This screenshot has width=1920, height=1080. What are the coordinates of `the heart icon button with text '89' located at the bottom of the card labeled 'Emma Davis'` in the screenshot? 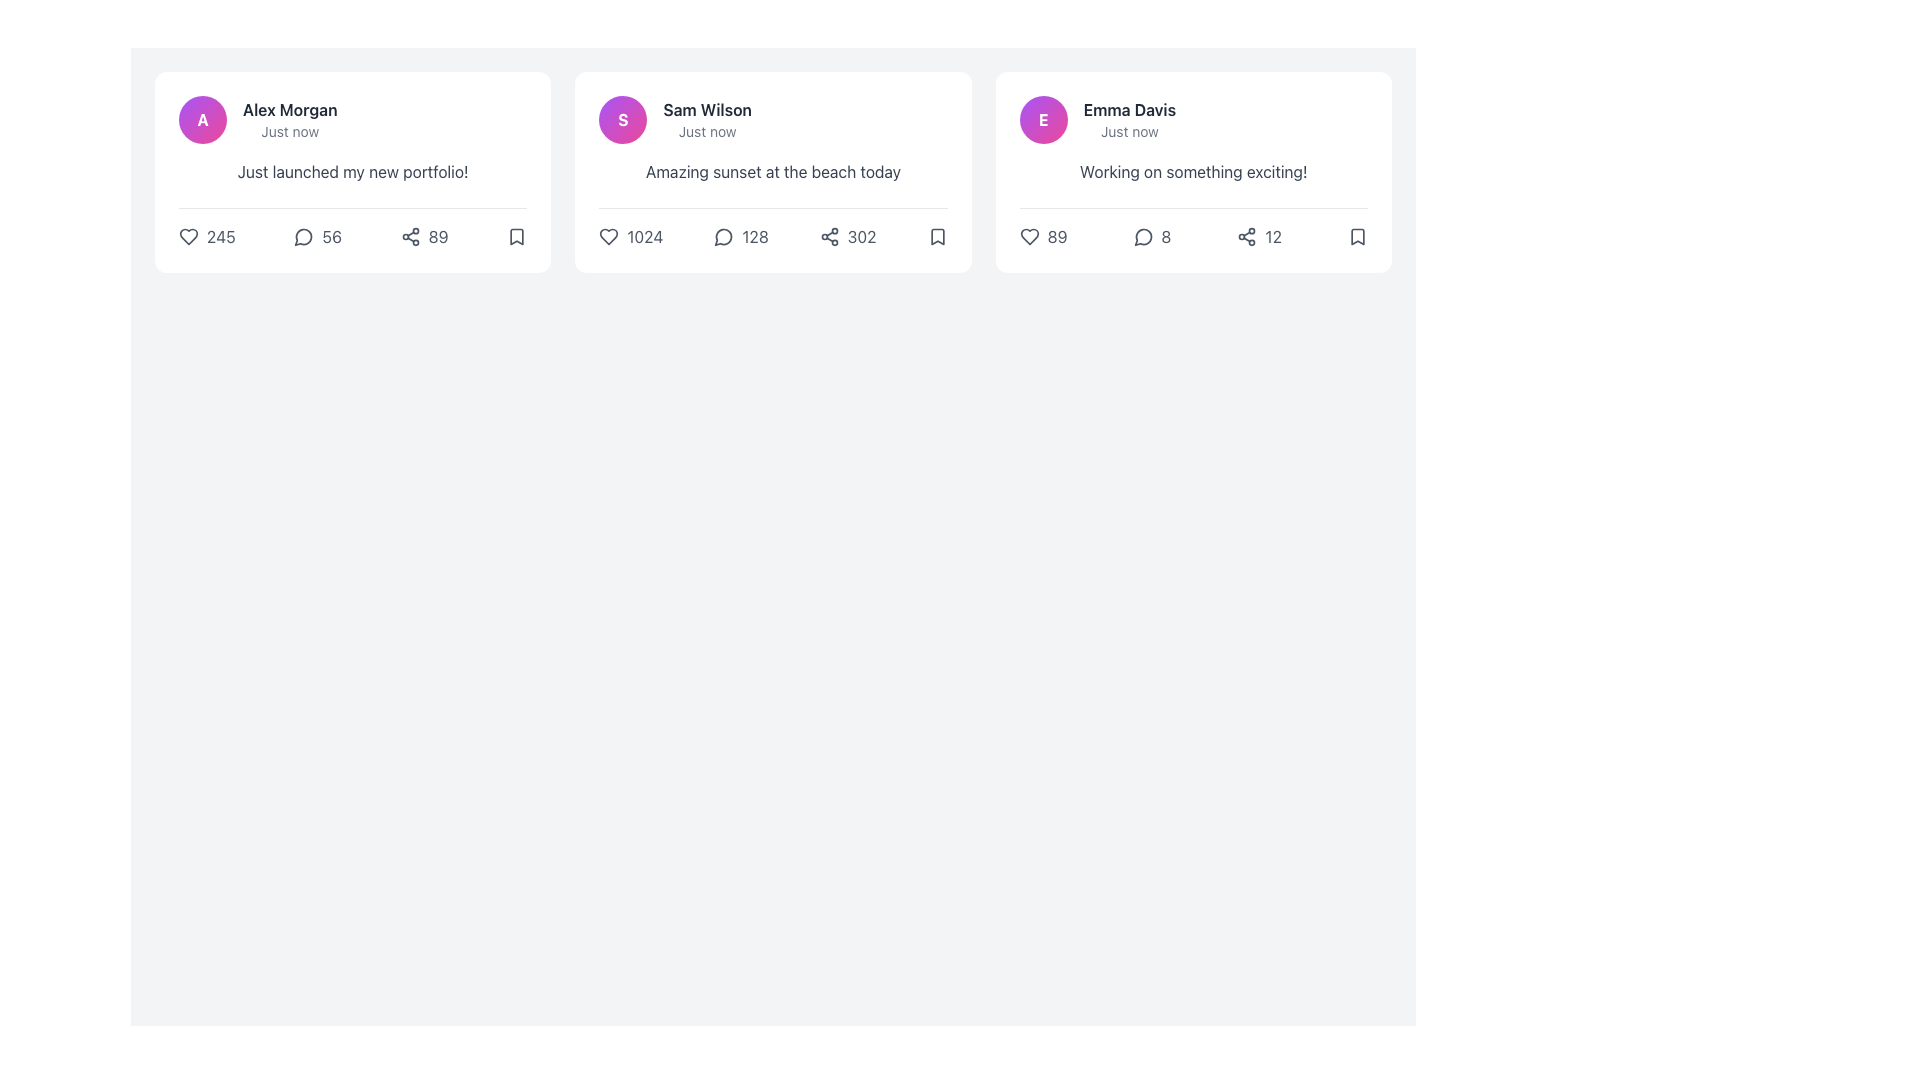 It's located at (1042, 235).